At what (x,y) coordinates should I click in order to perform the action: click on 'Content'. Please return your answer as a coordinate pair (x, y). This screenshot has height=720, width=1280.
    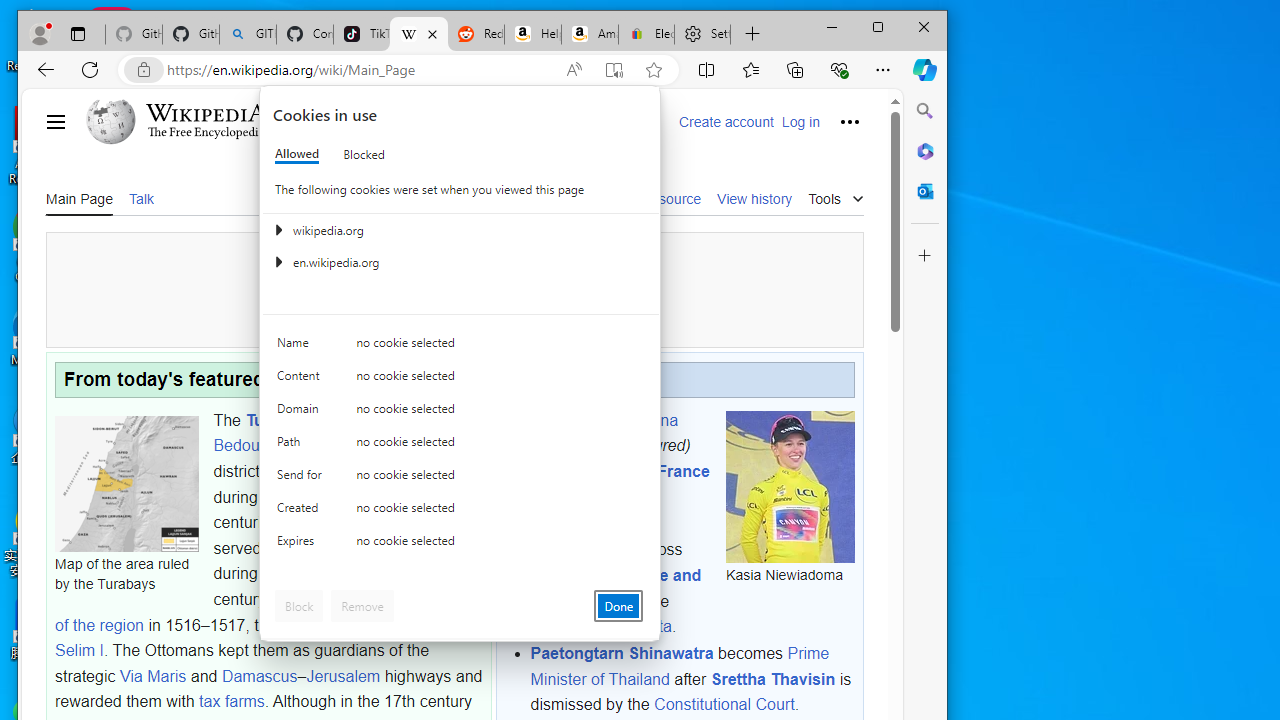
    Looking at the image, I should click on (301, 380).